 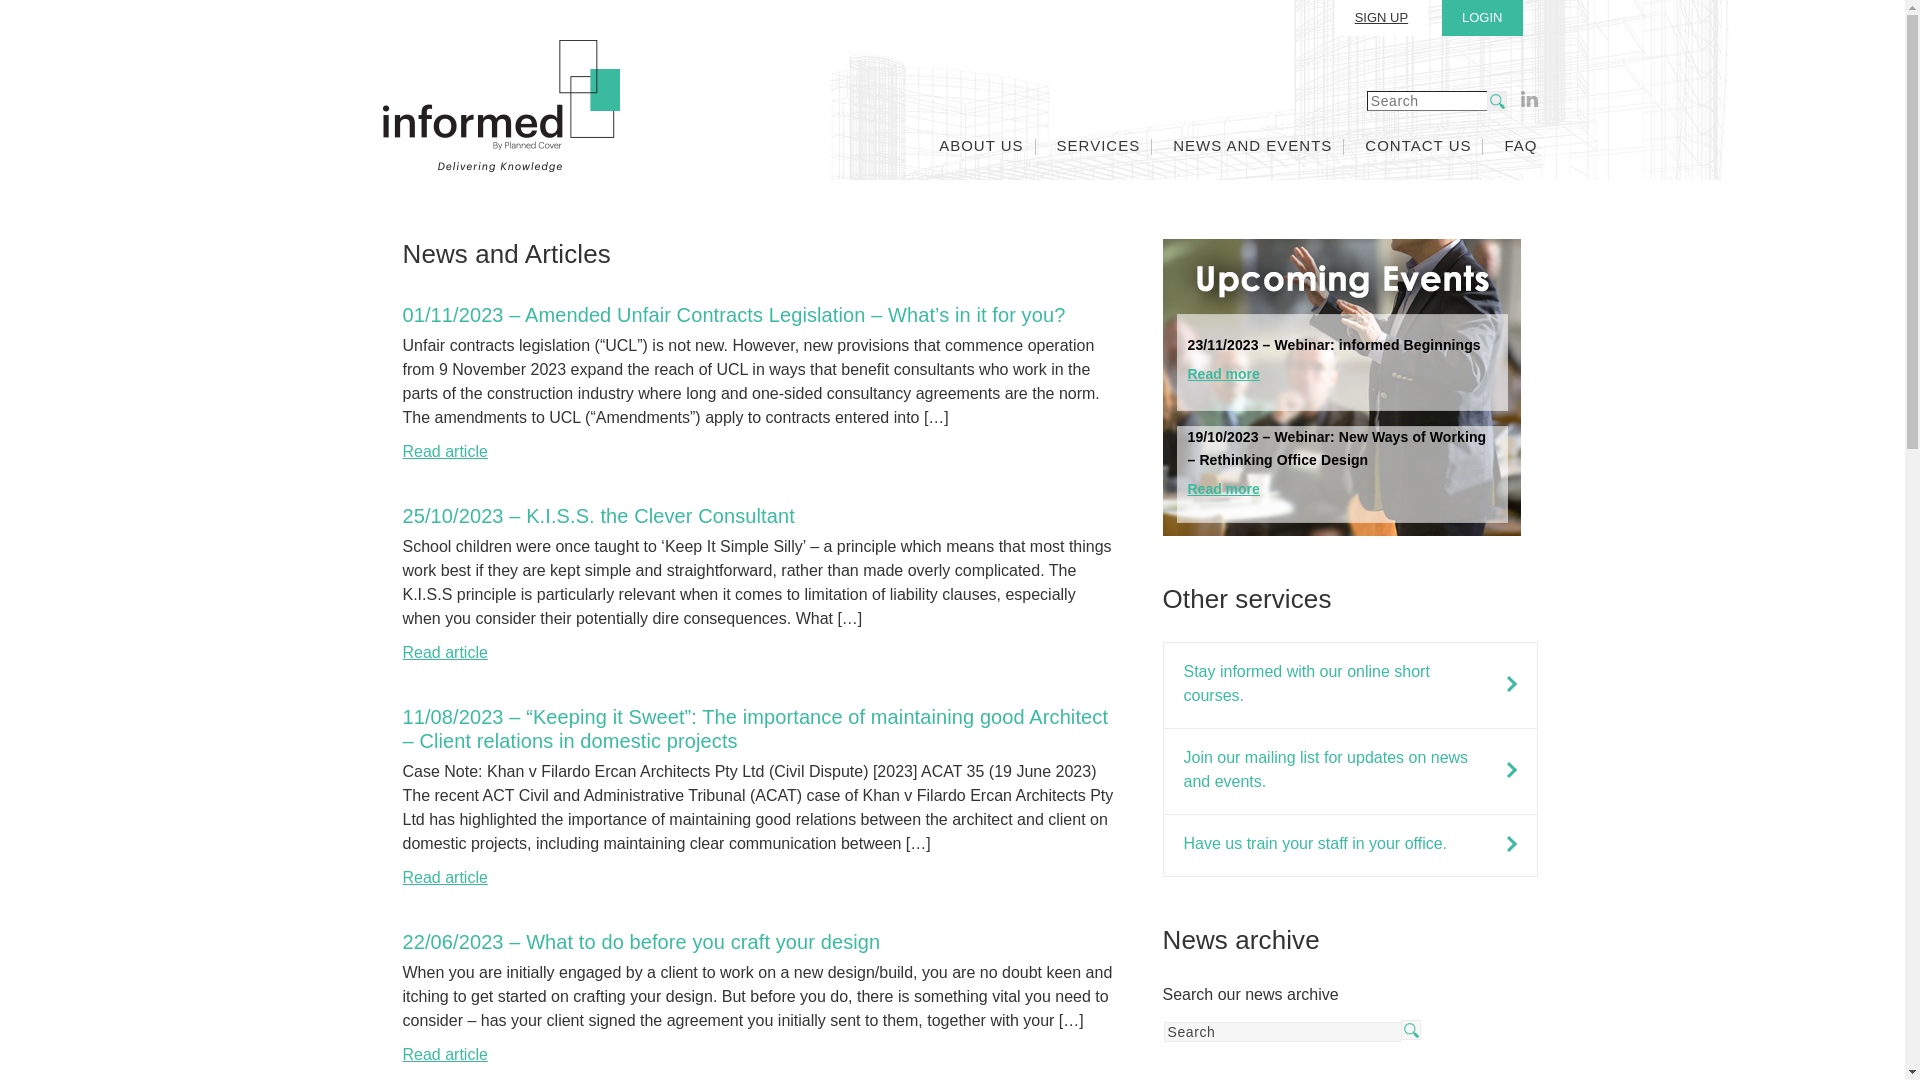 What do you see at coordinates (1497, 100) in the screenshot?
I see `'search'` at bounding box center [1497, 100].